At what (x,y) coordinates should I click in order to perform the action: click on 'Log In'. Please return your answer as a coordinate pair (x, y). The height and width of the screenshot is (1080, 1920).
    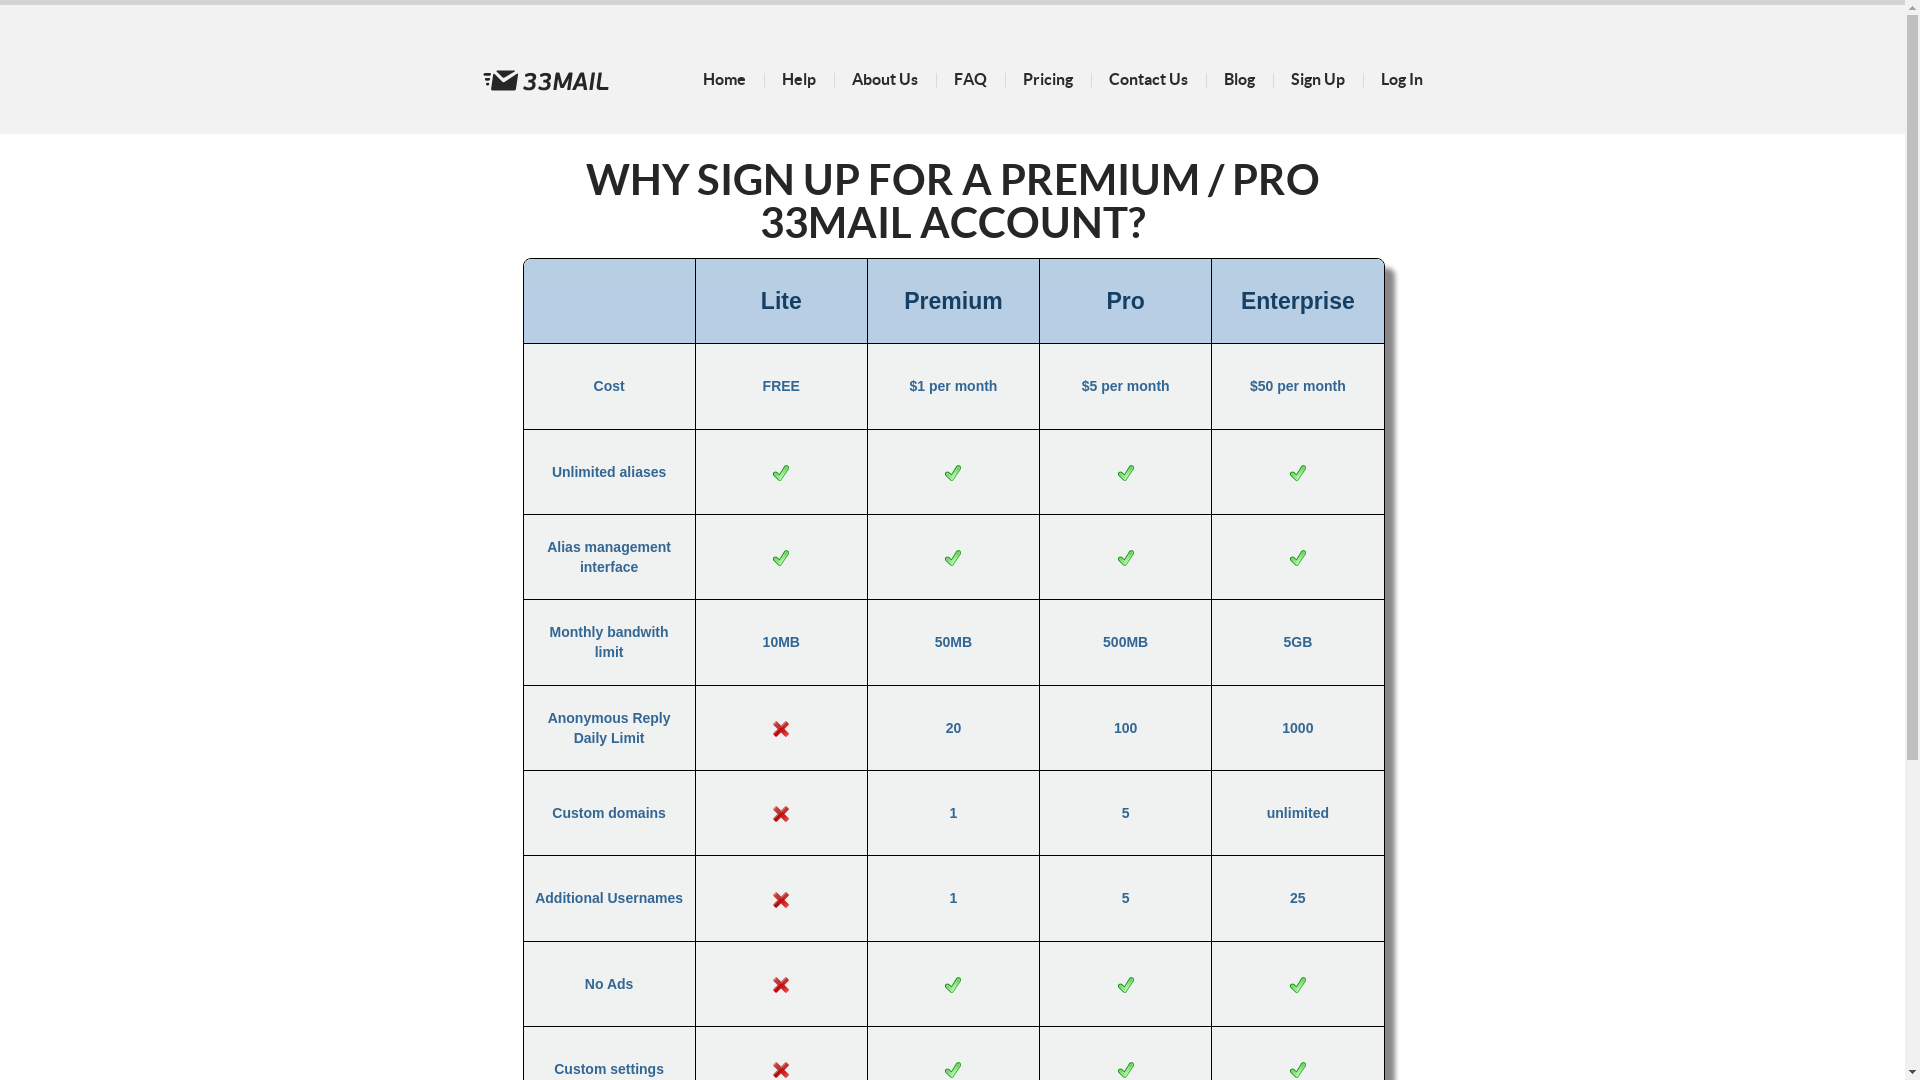
    Looking at the image, I should click on (1400, 77).